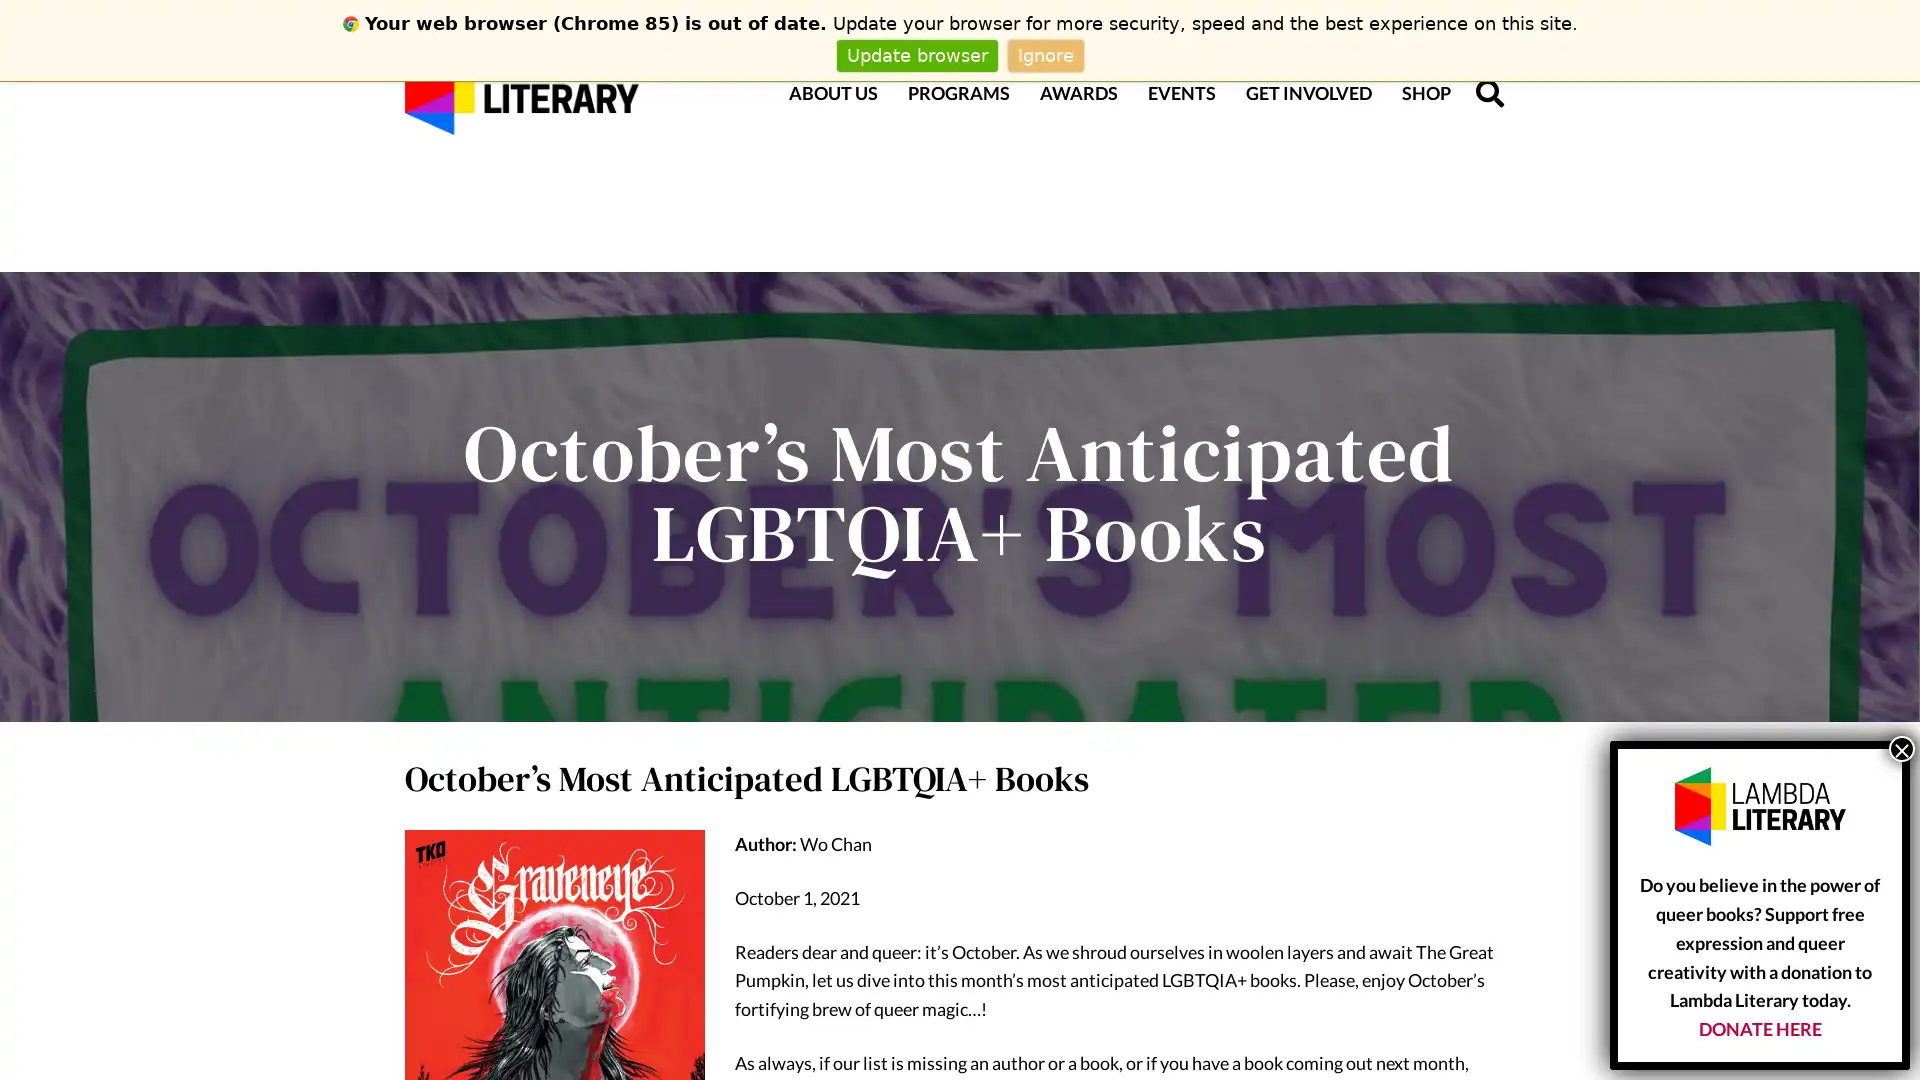  Describe the element at coordinates (1900, 748) in the screenshot. I see `Close` at that location.